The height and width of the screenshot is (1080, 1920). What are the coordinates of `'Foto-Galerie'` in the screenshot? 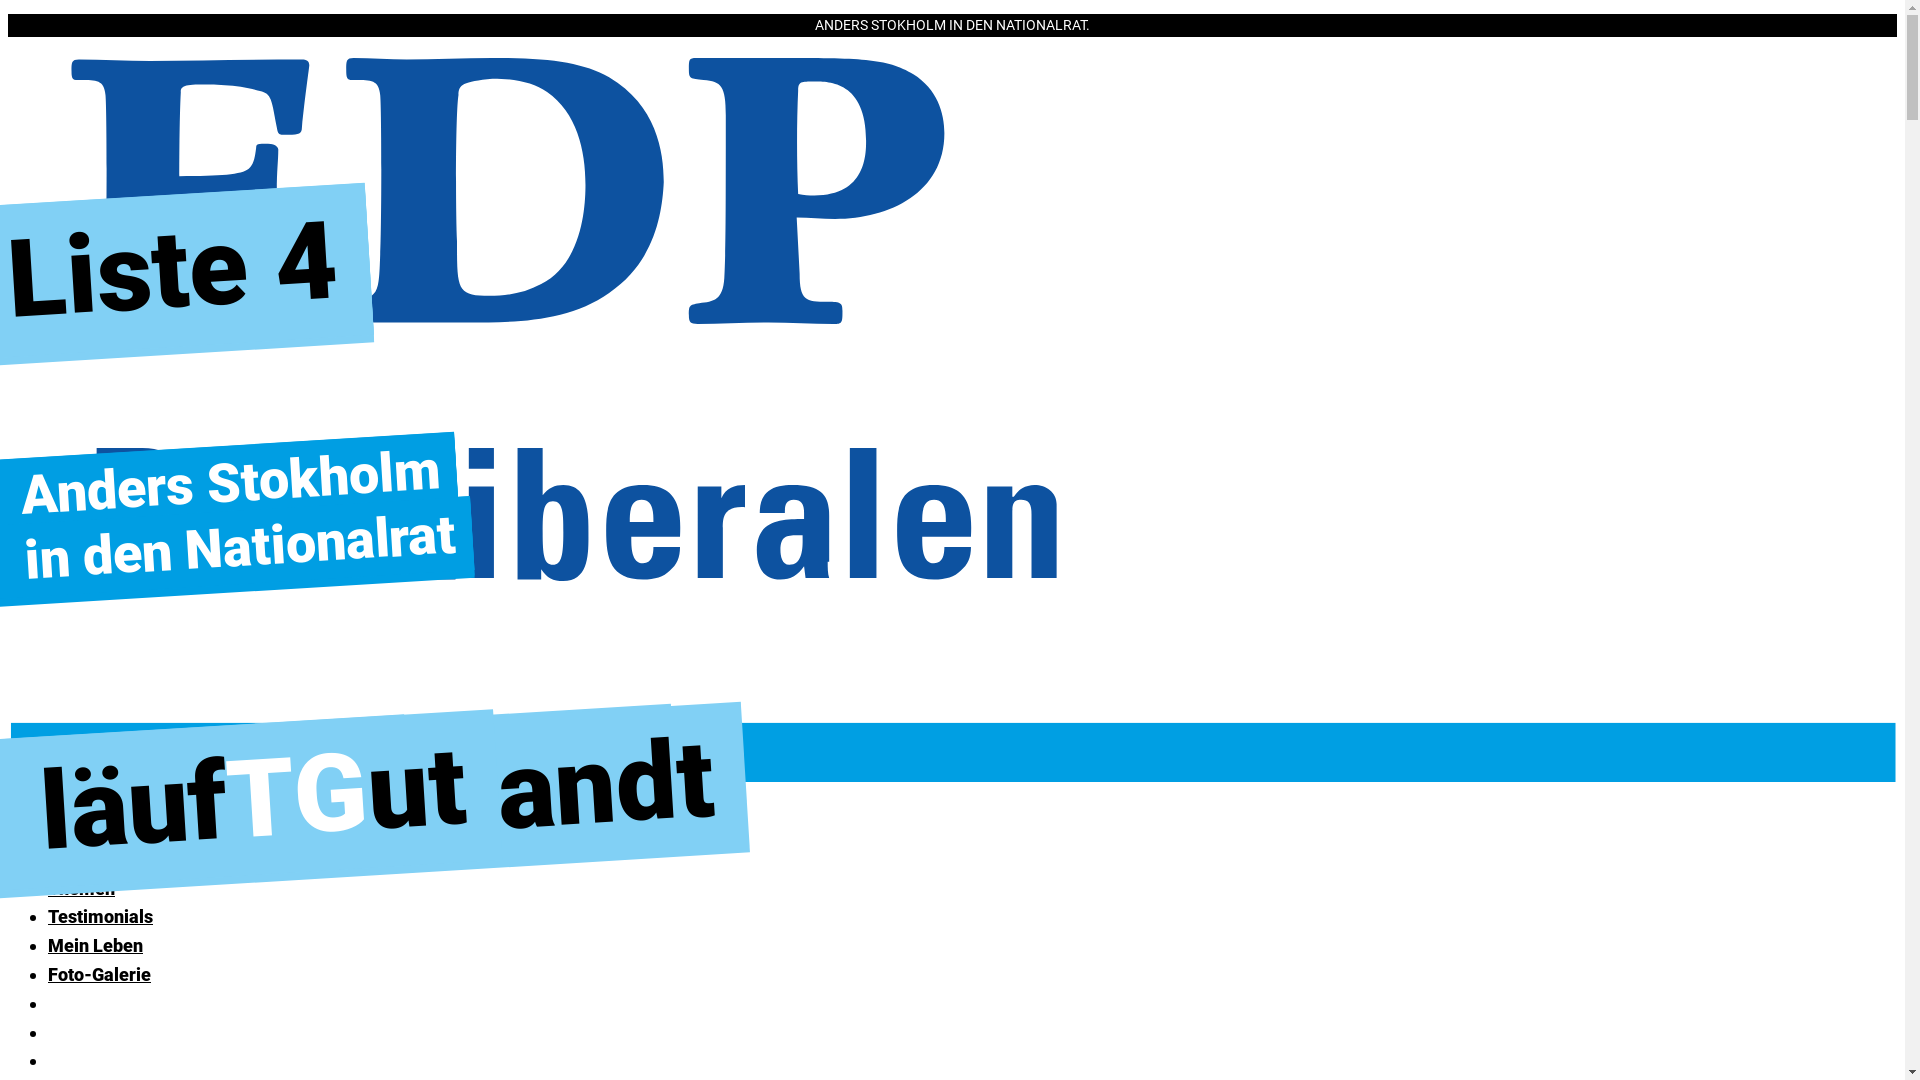 It's located at (98, 973).